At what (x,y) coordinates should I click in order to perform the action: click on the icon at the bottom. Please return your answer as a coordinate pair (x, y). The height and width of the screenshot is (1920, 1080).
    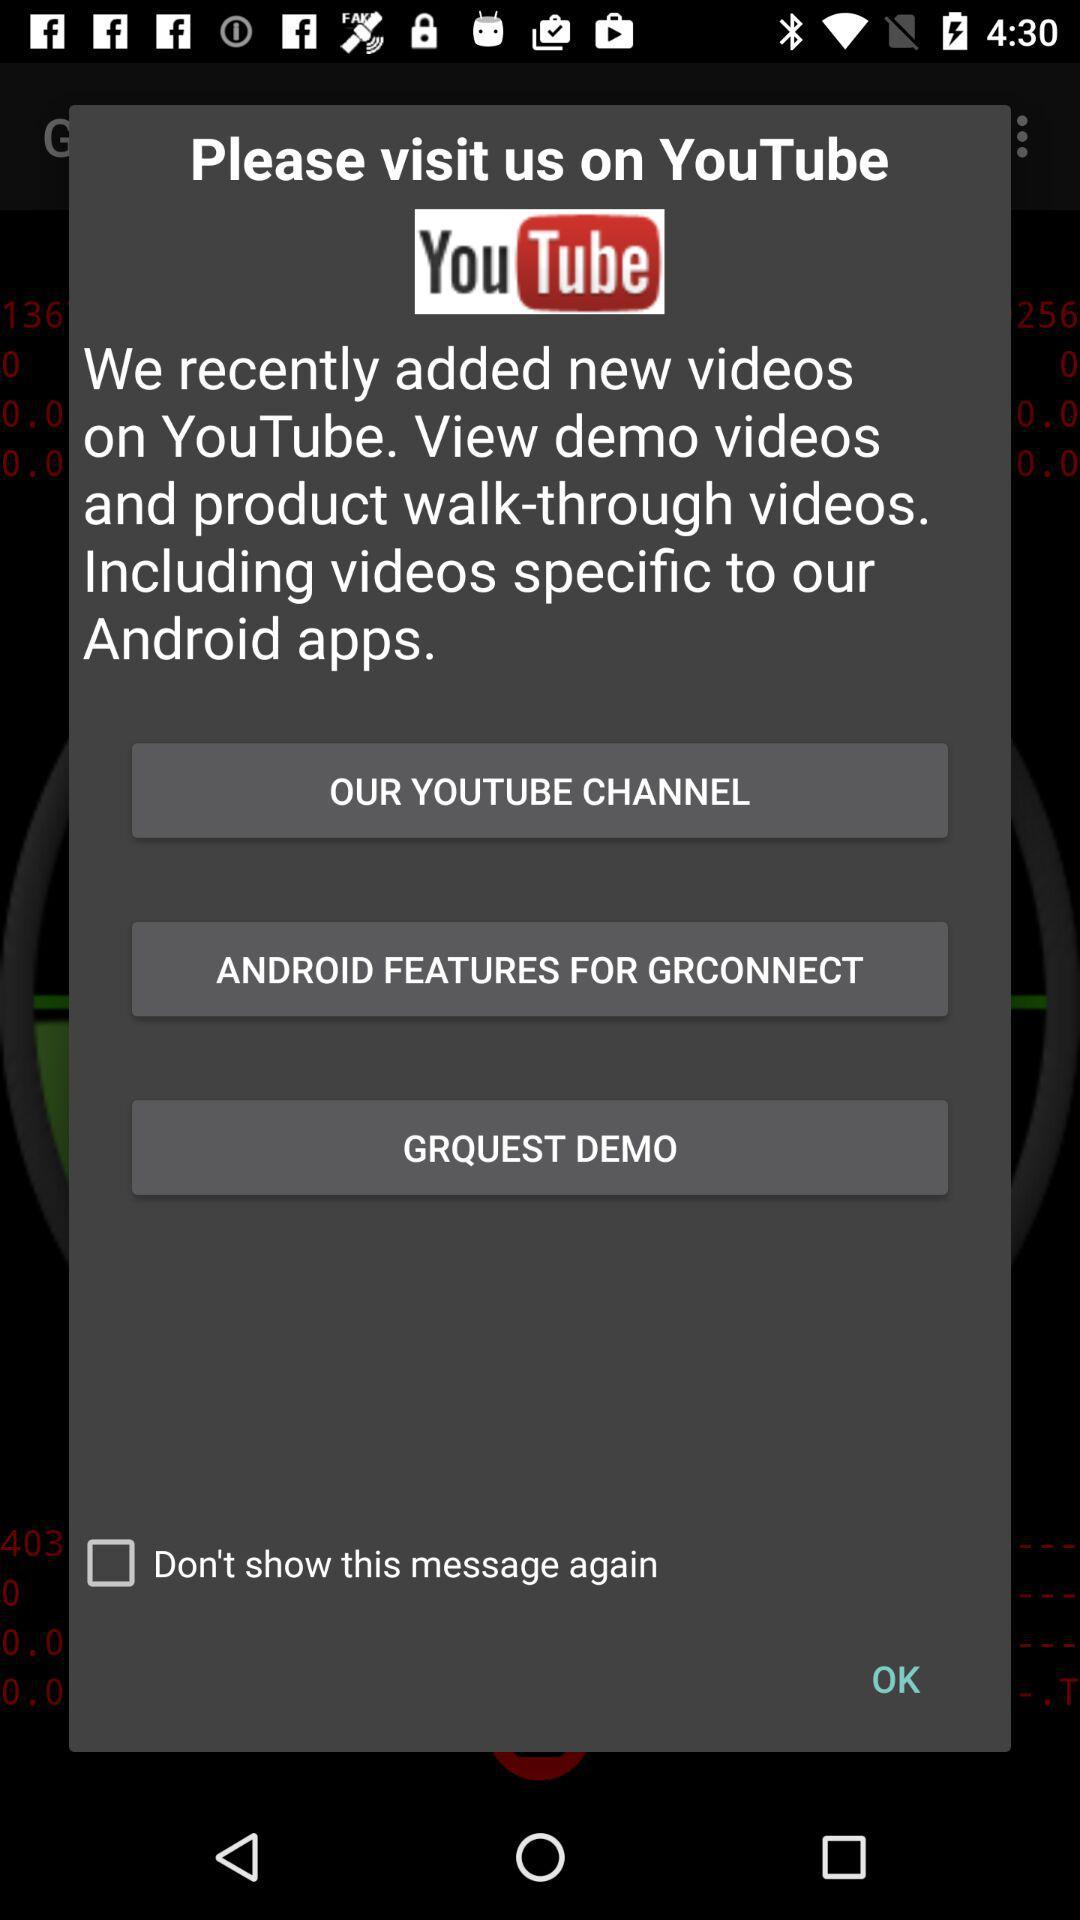
    Looking at the image, I should click on (363, 1562).